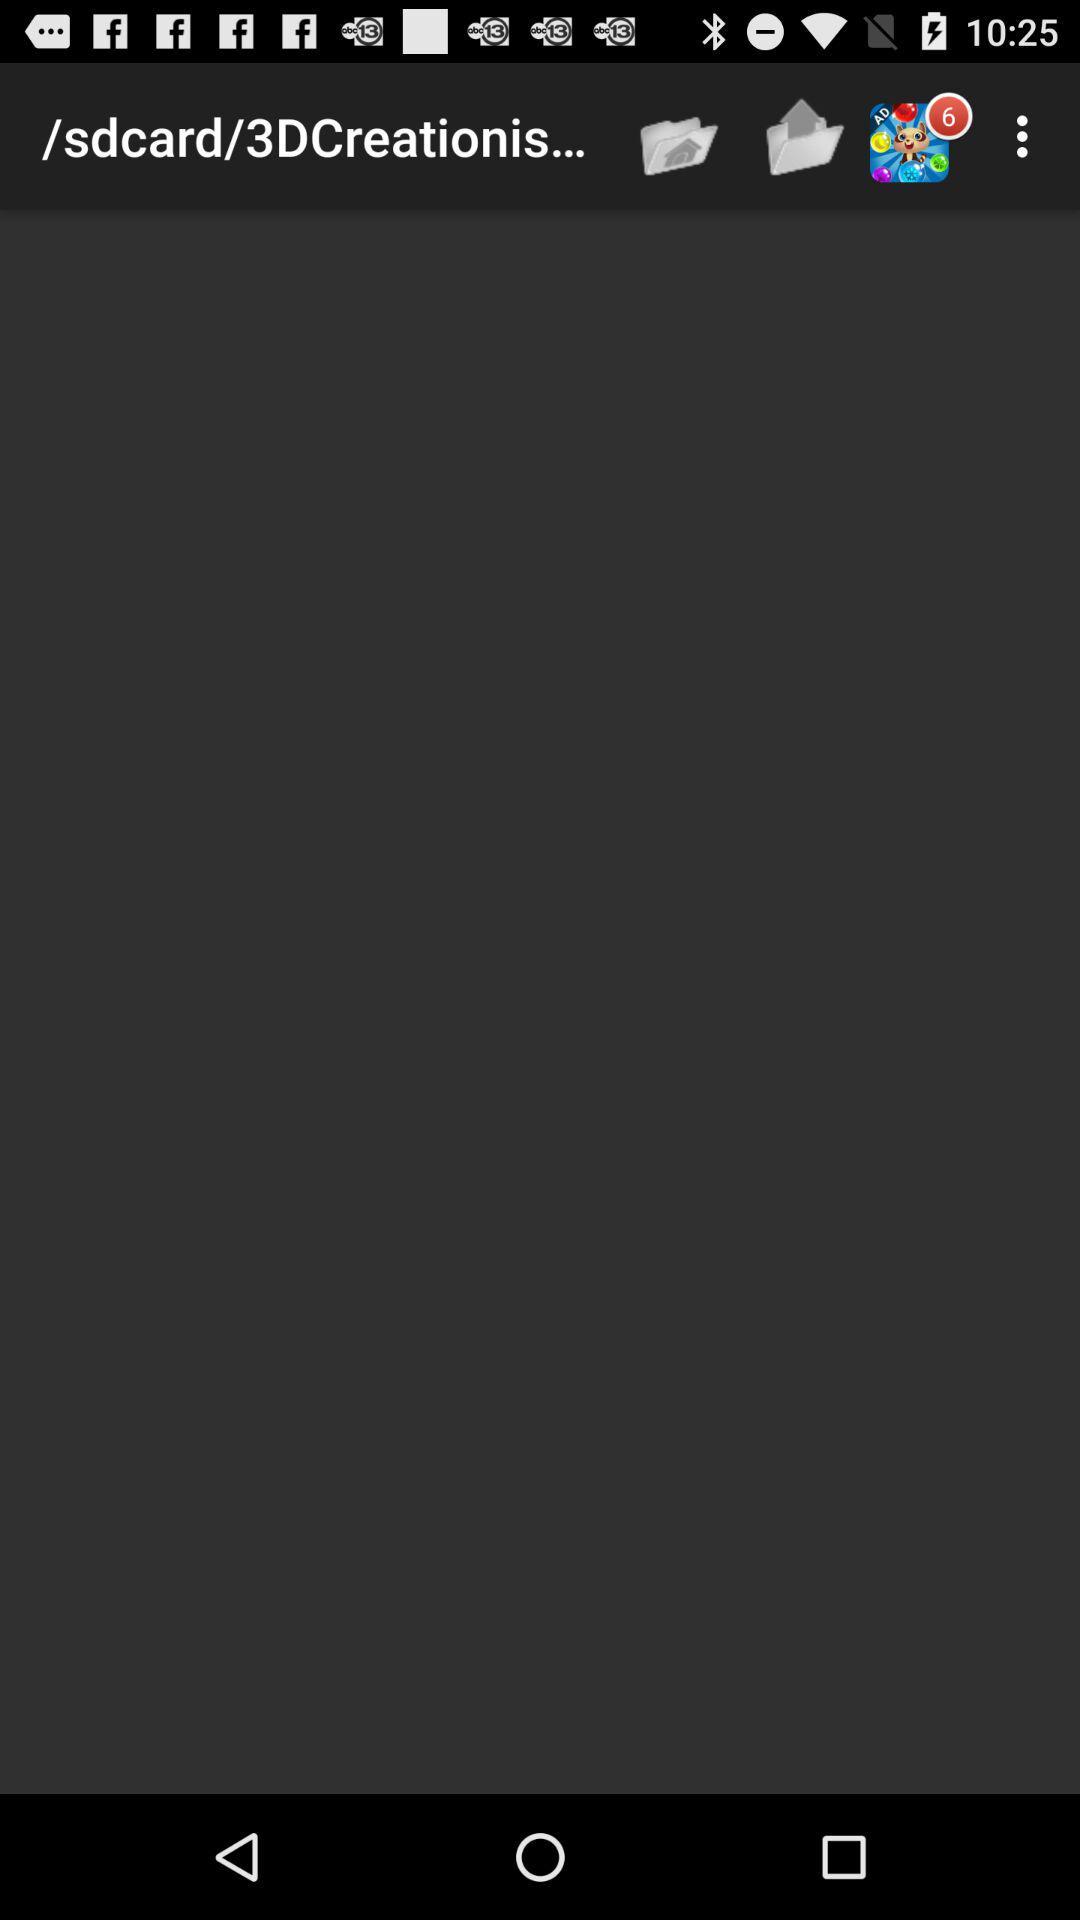 Image resolution: width=1080 pixels, height=1920 pixels. I want to click on icon to the right of the 6 icon, so click(1027, 135).